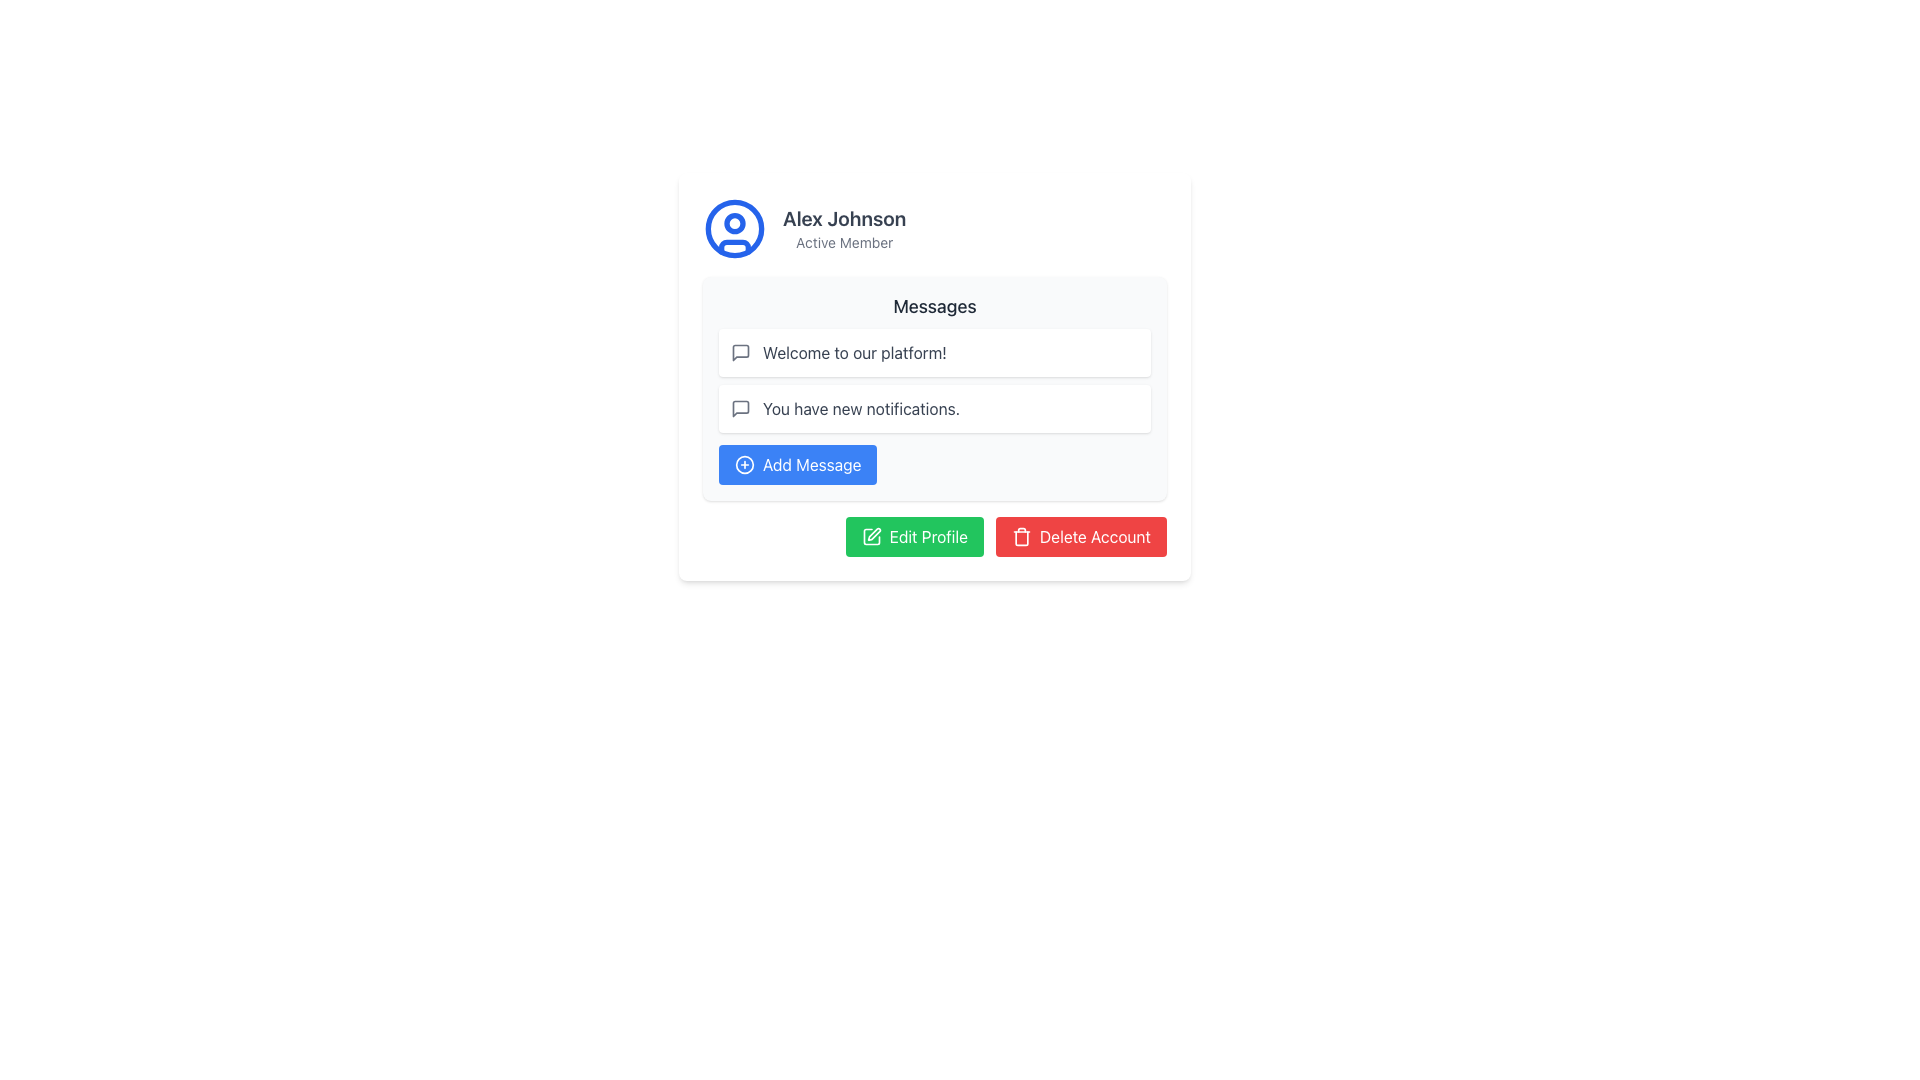 Image resolution: width=1920 pixels, height=1080 pixels. What do you see at coordinates (871, 535) in the screenshot?
I see `the green square-shaped icon with a pen symbol inside, located within the 'Edit Profile' button` at bounding box center [871, 535].